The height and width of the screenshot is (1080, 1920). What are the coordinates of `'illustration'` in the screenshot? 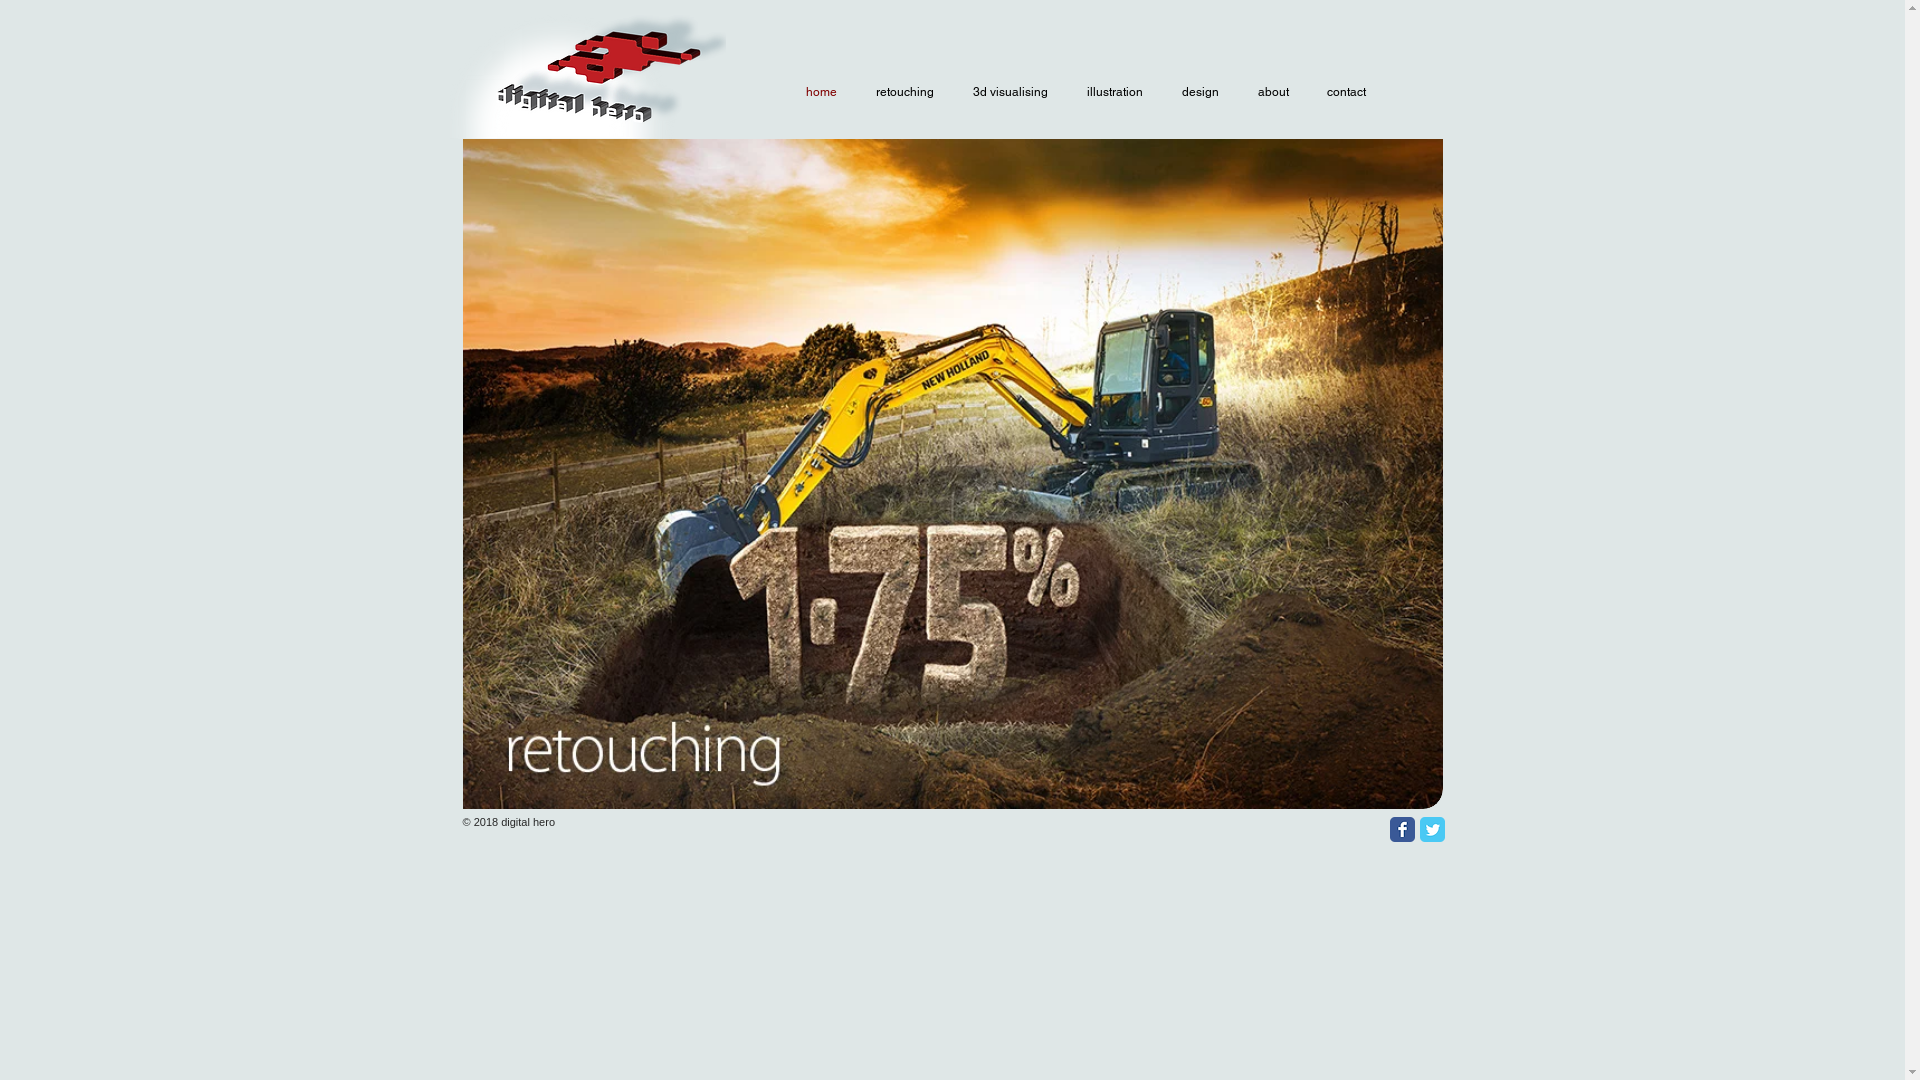 It's located at (1110, 92).